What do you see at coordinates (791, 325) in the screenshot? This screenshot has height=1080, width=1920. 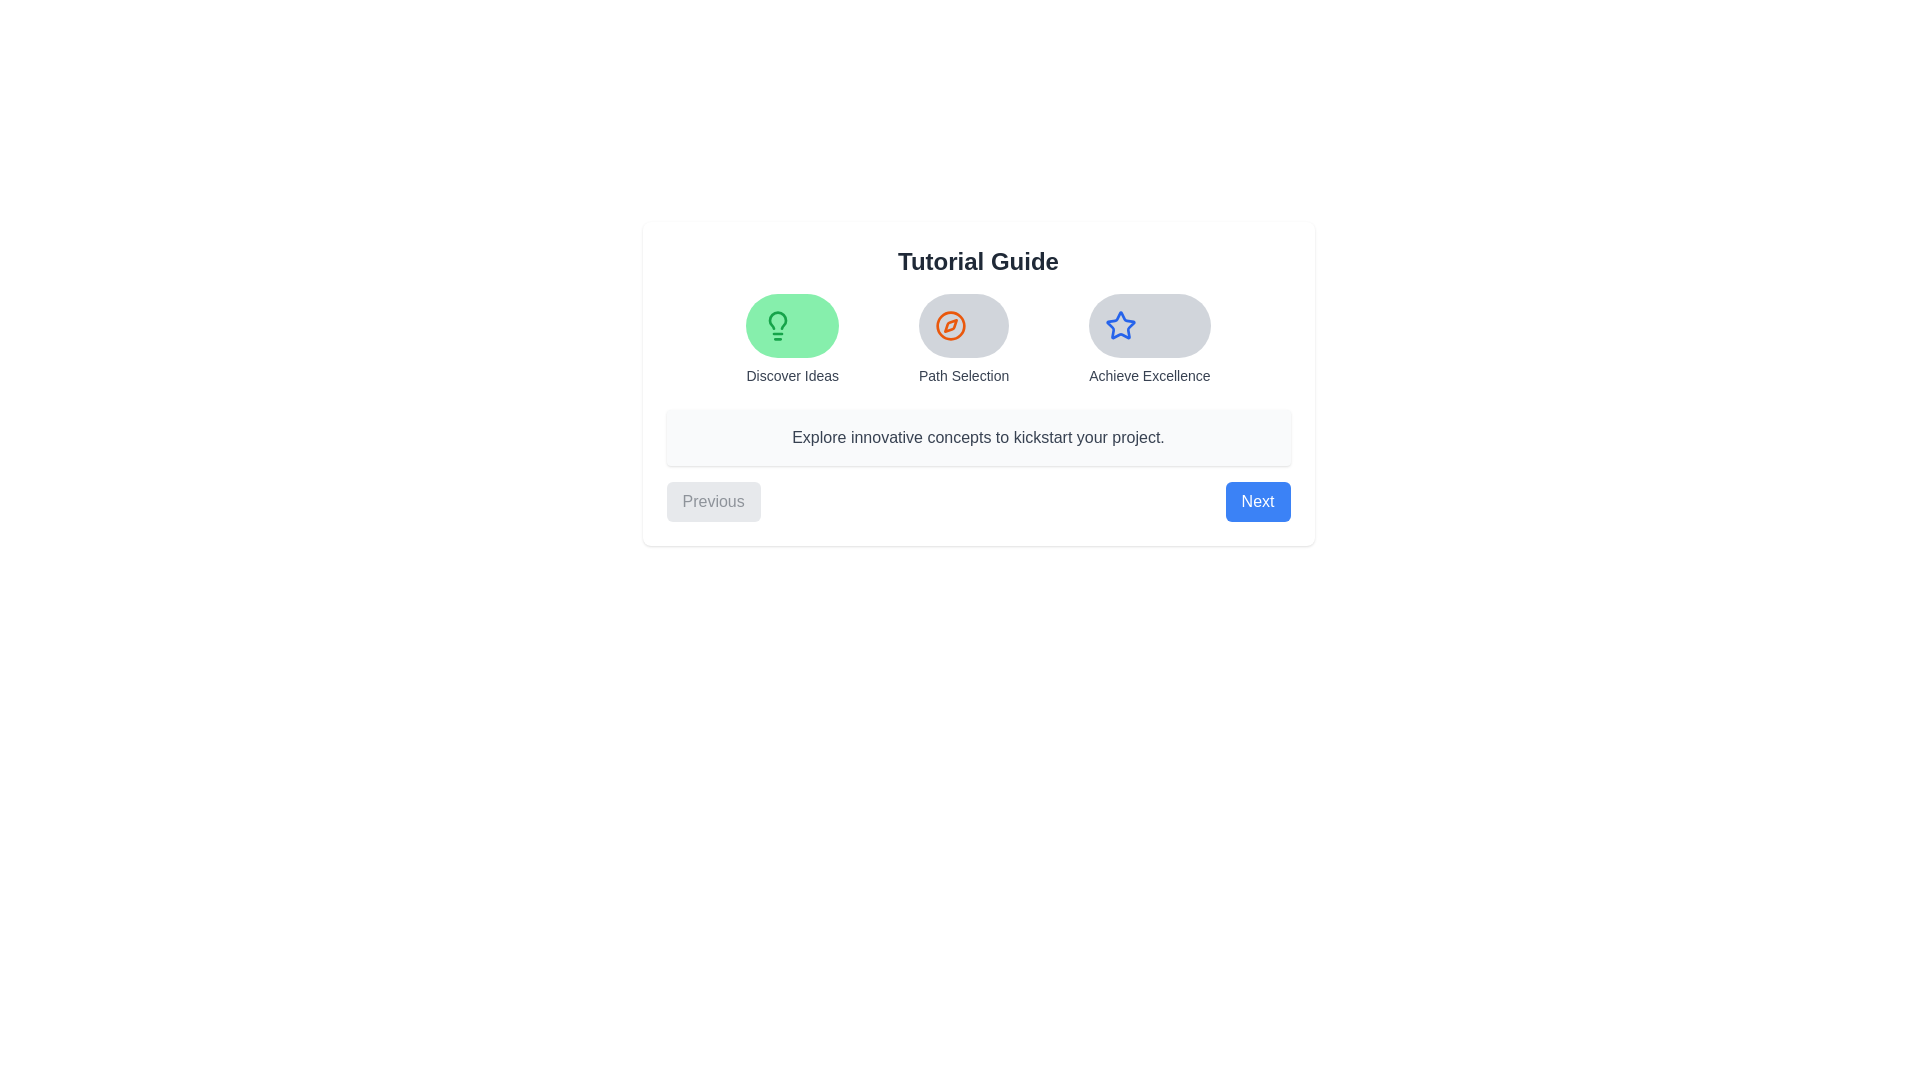 I see `the icon representing the tutorial step Discover Ideas` at bounding box center [791, 325].